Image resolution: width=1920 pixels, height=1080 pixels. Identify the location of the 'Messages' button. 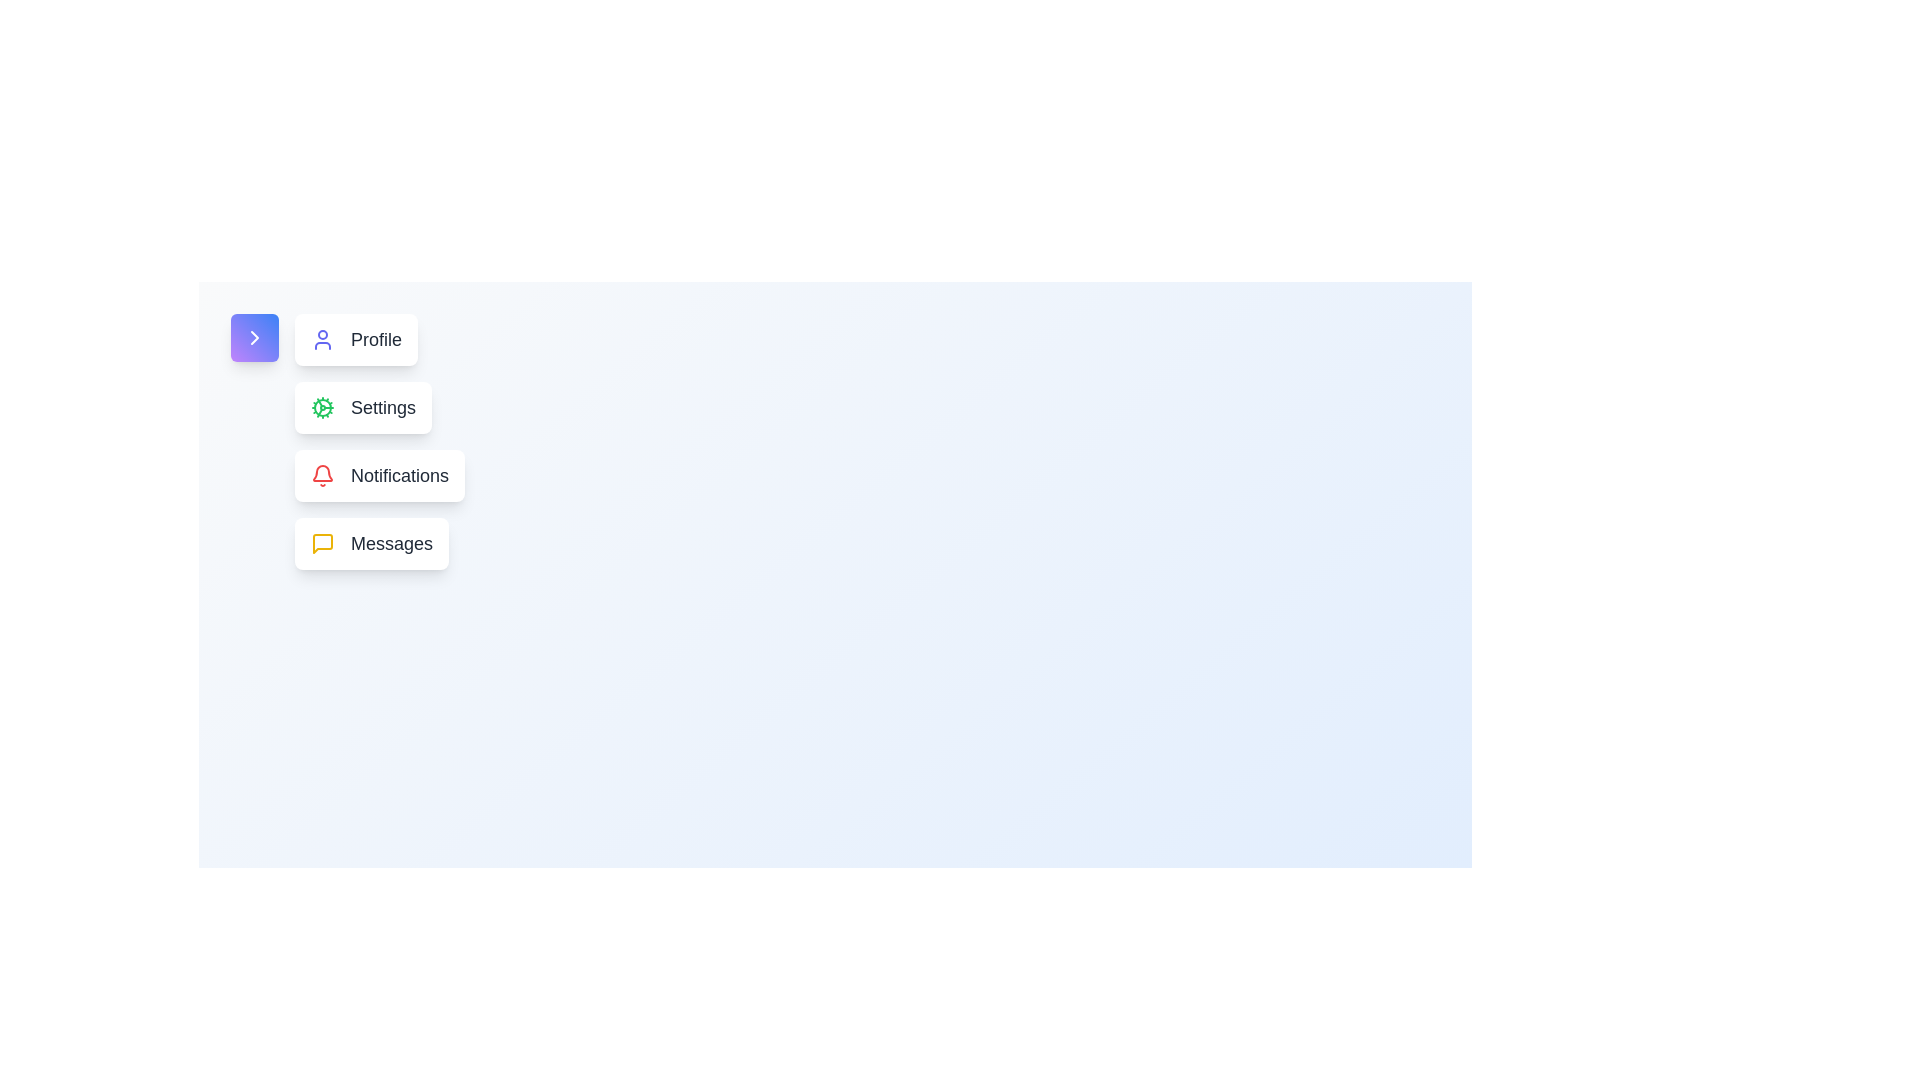
(372, 543).